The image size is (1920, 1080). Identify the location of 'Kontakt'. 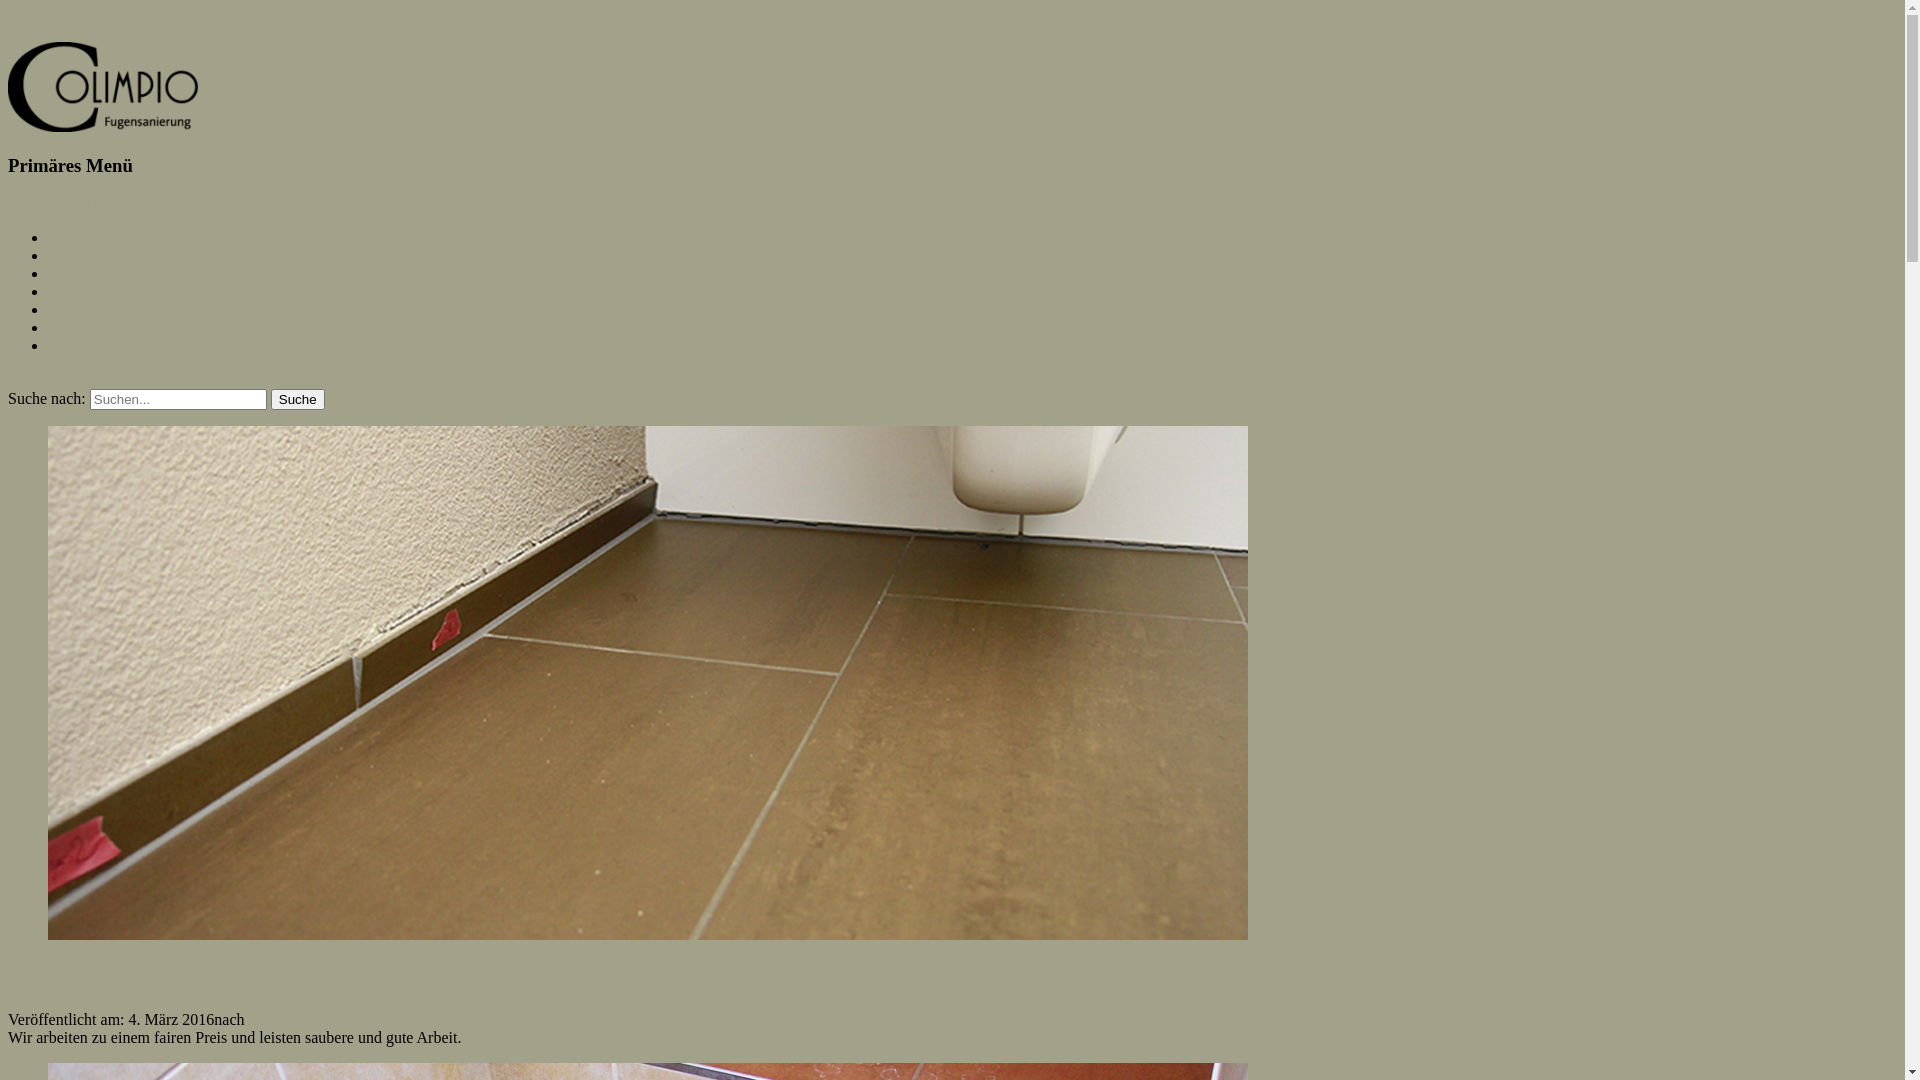
(73, 326).